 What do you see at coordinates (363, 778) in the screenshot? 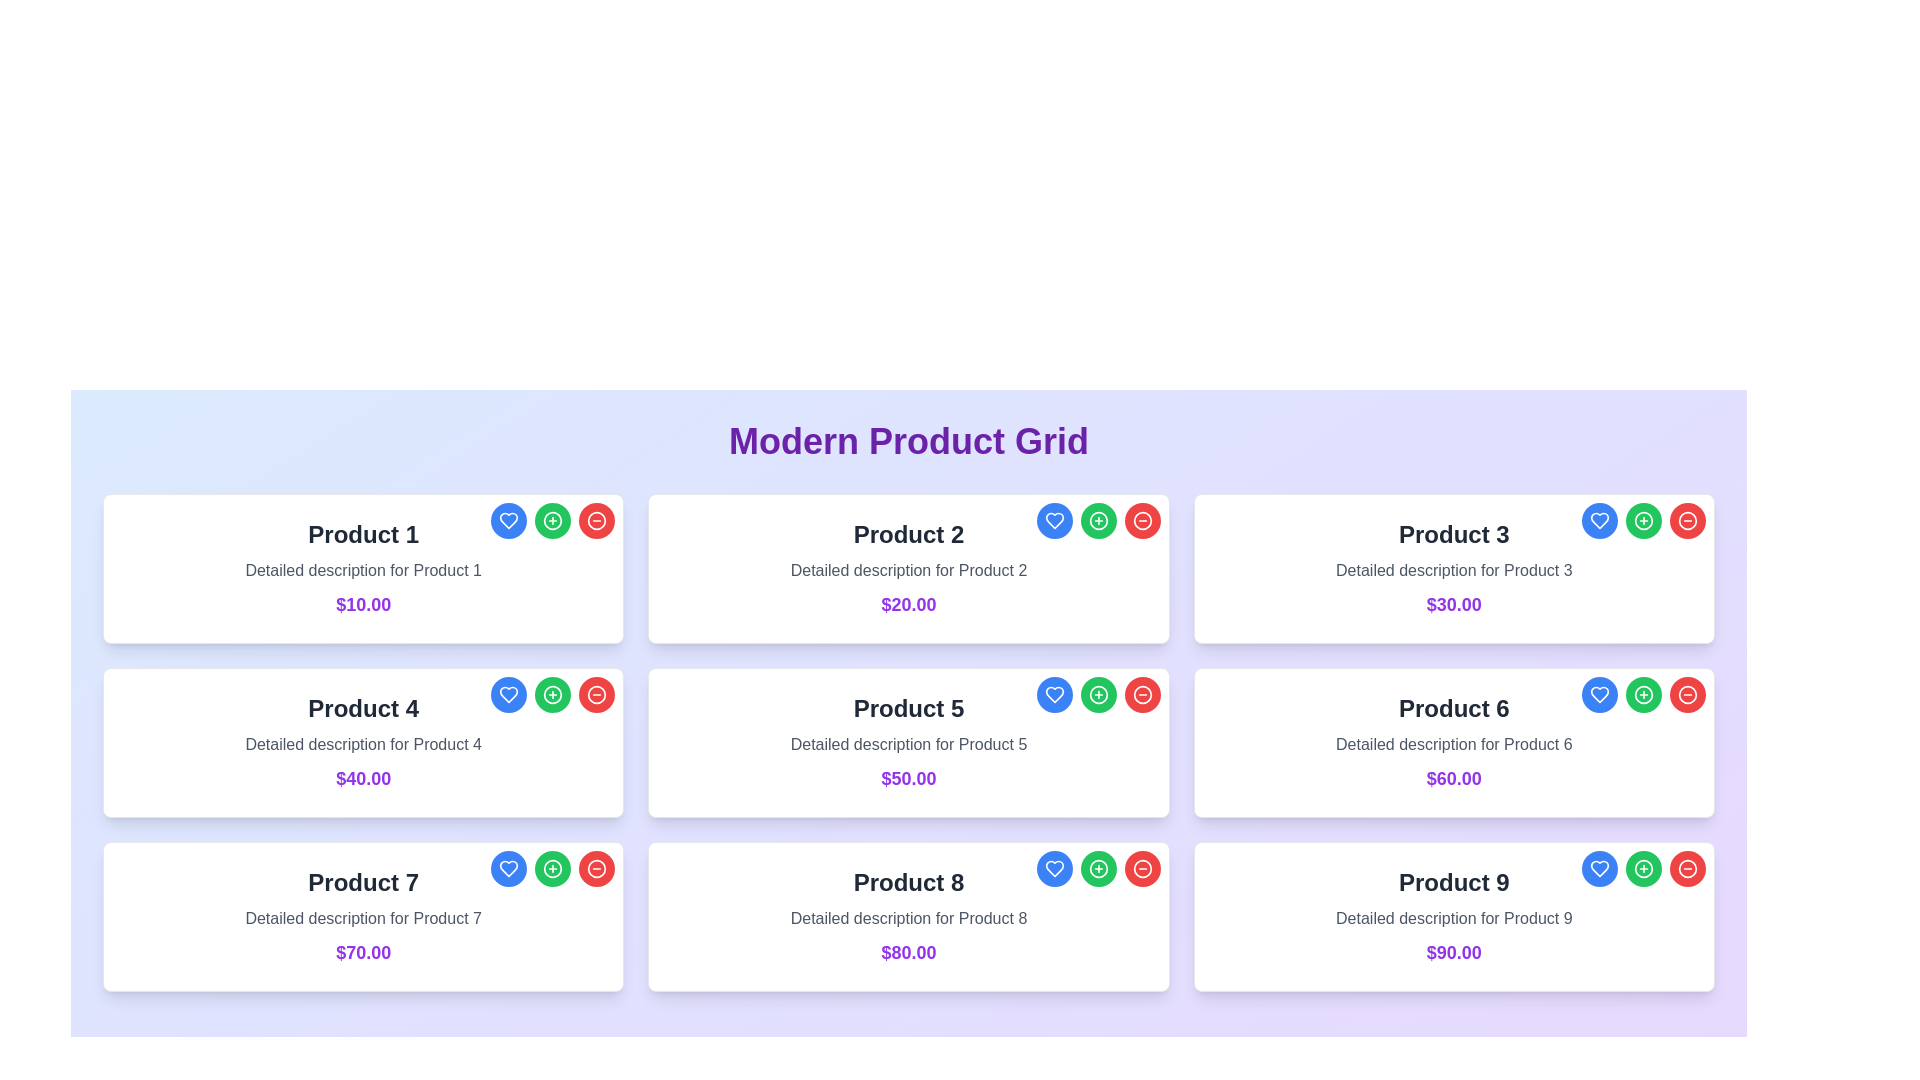
I see `the text label displaying the price of the product in the 'Product 4' card, located below the product's description` at bounding box center [363, 778].